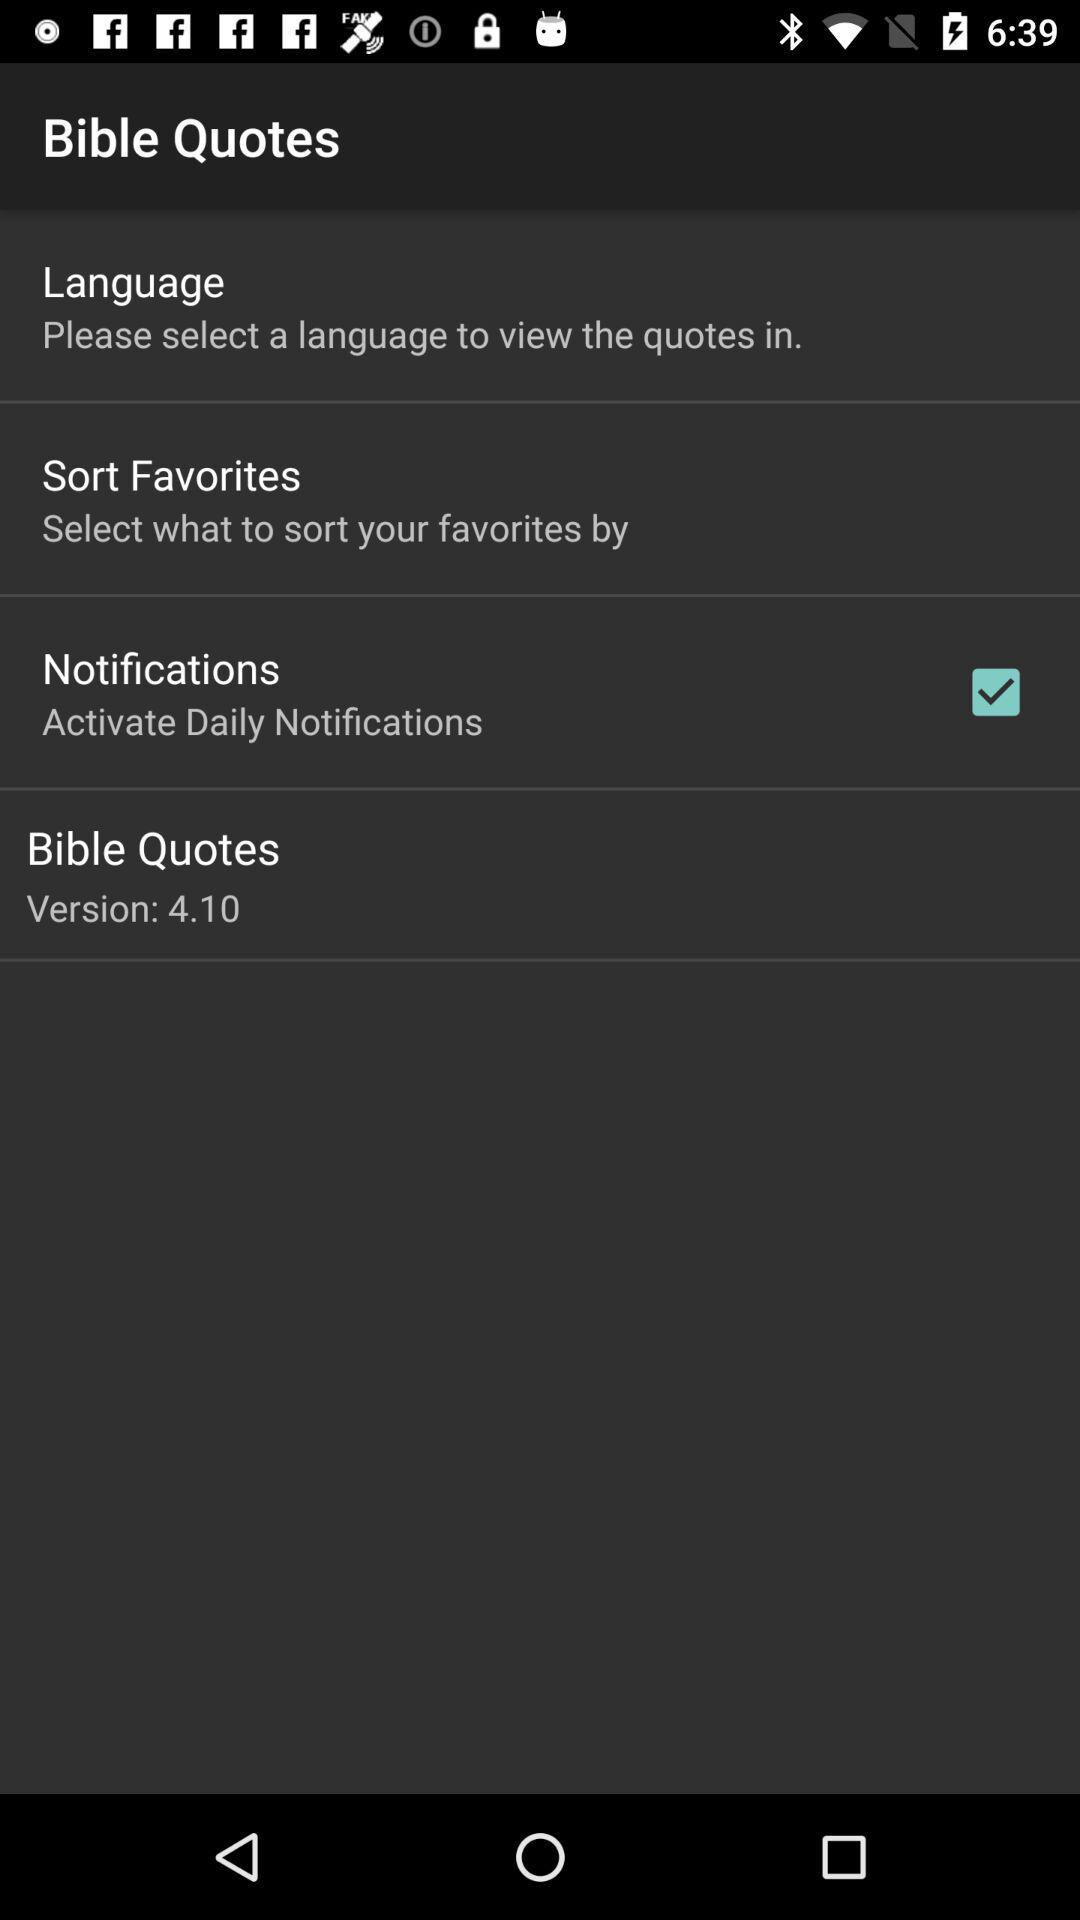 The image size is (1080, 1920). Describe the element at coordinates (261, 720) in the screenshot. I see `the icon above bible quotes icon` at that location.